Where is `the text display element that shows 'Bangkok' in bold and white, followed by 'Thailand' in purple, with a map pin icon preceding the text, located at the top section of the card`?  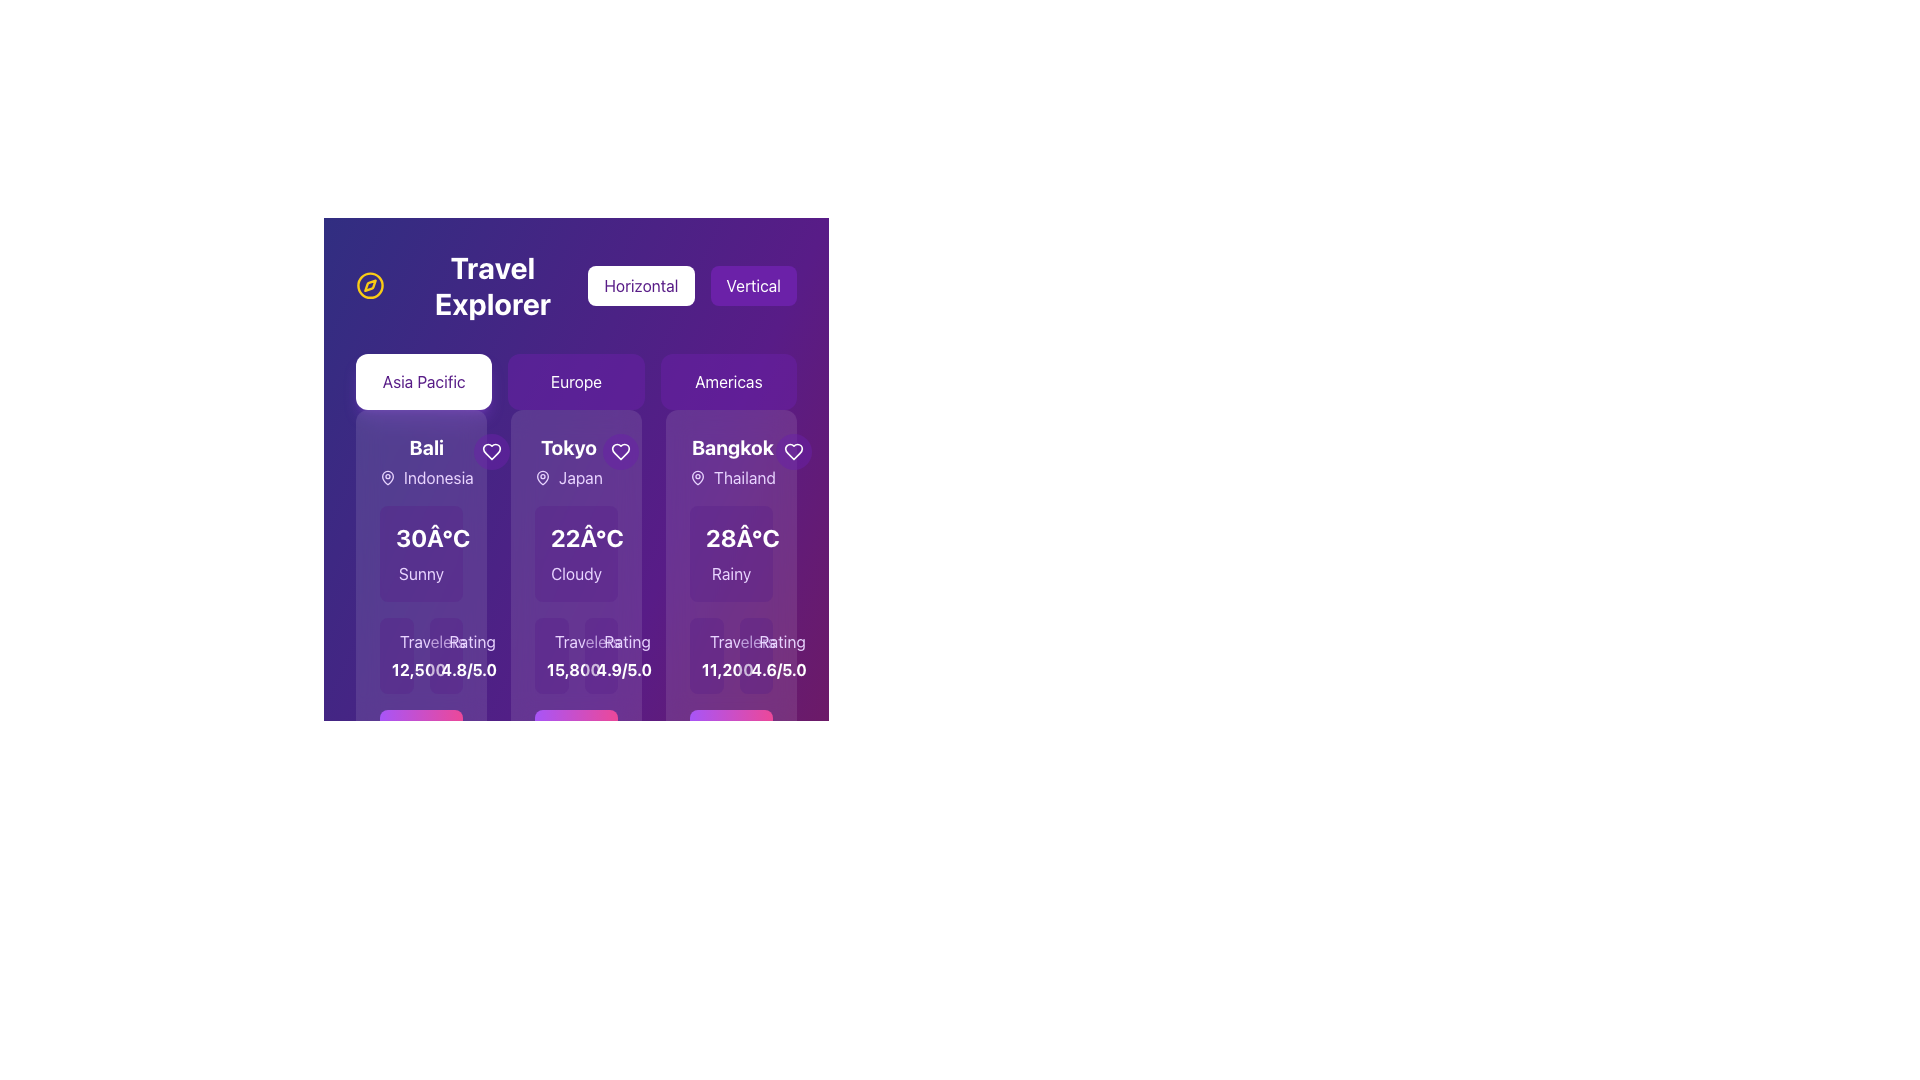 the text display element that shows 'Bangkok' in bold and white, followed by 'Thailand' in purple, with a map pin icon preceding the text, located at the top section of the card is located at coordinates (731, 462).